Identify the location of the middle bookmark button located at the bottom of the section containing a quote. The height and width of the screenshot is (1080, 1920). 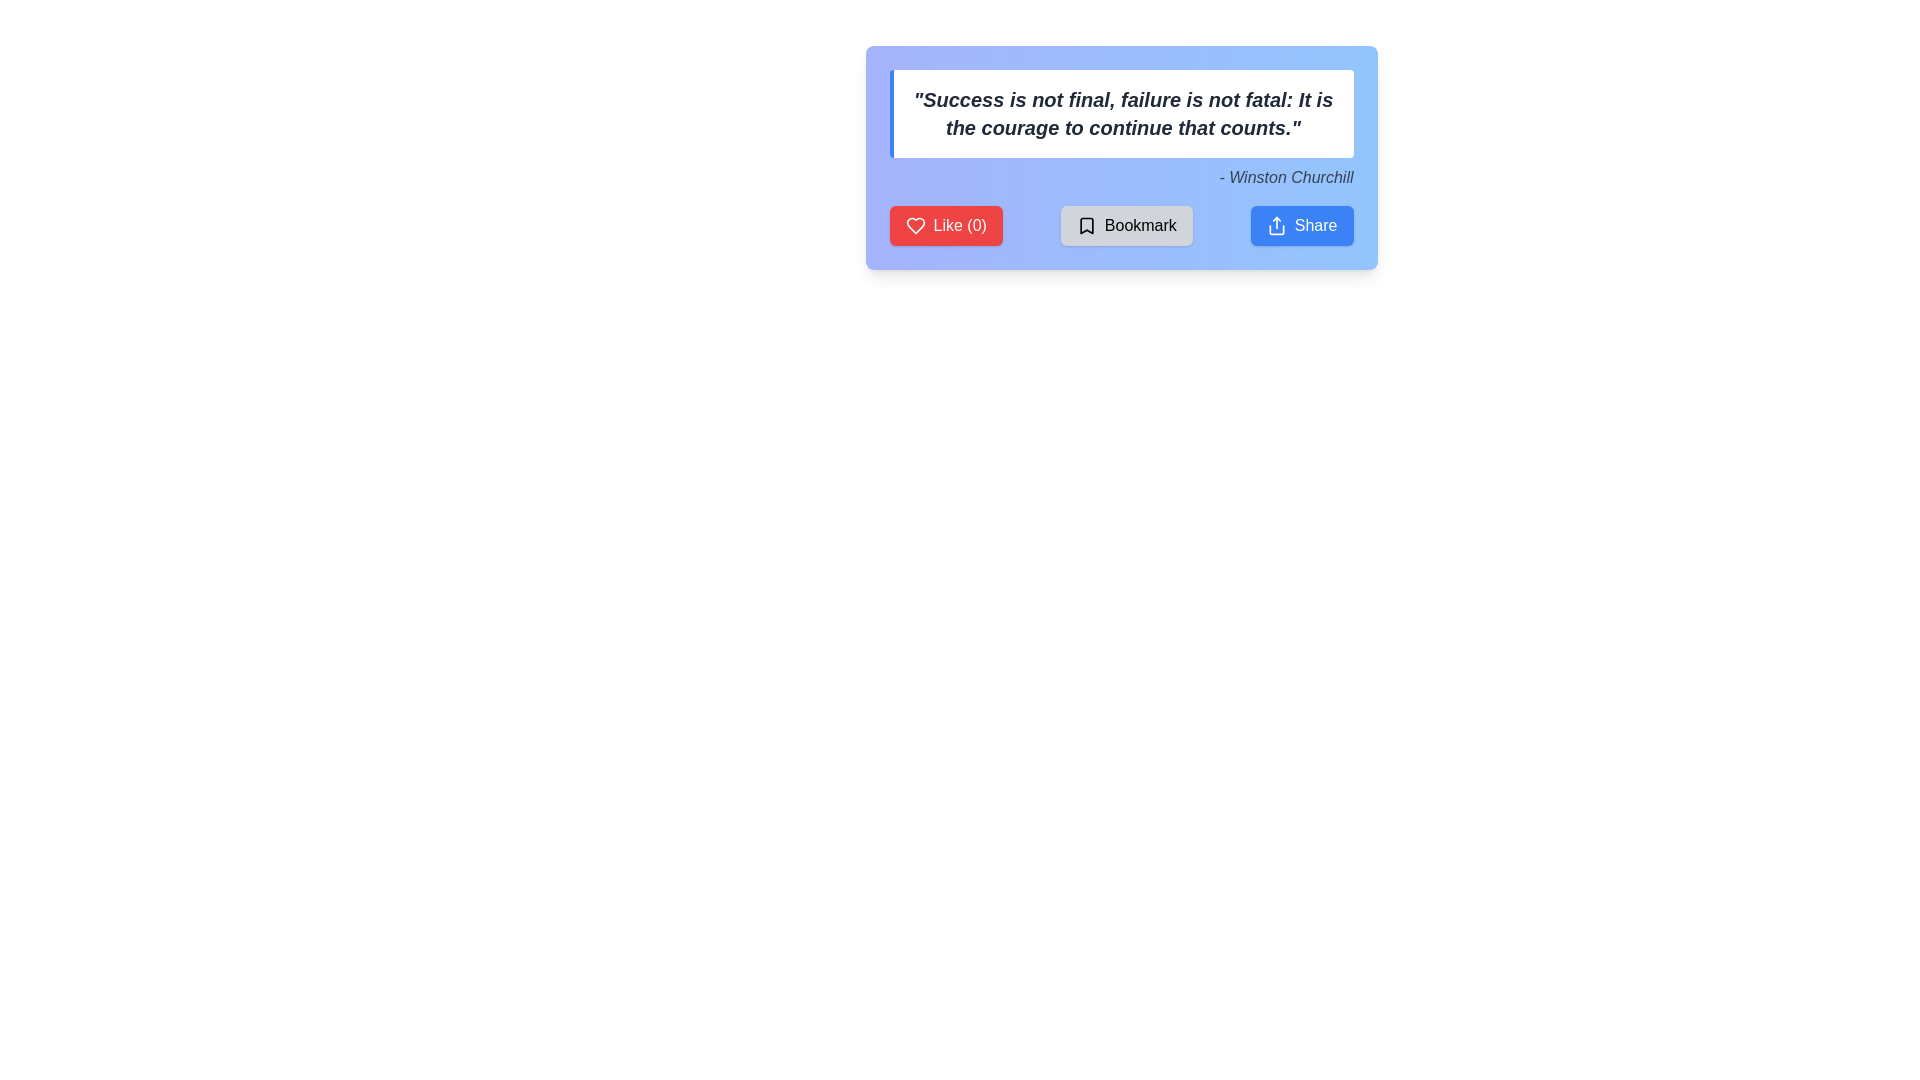
(1121, 225).